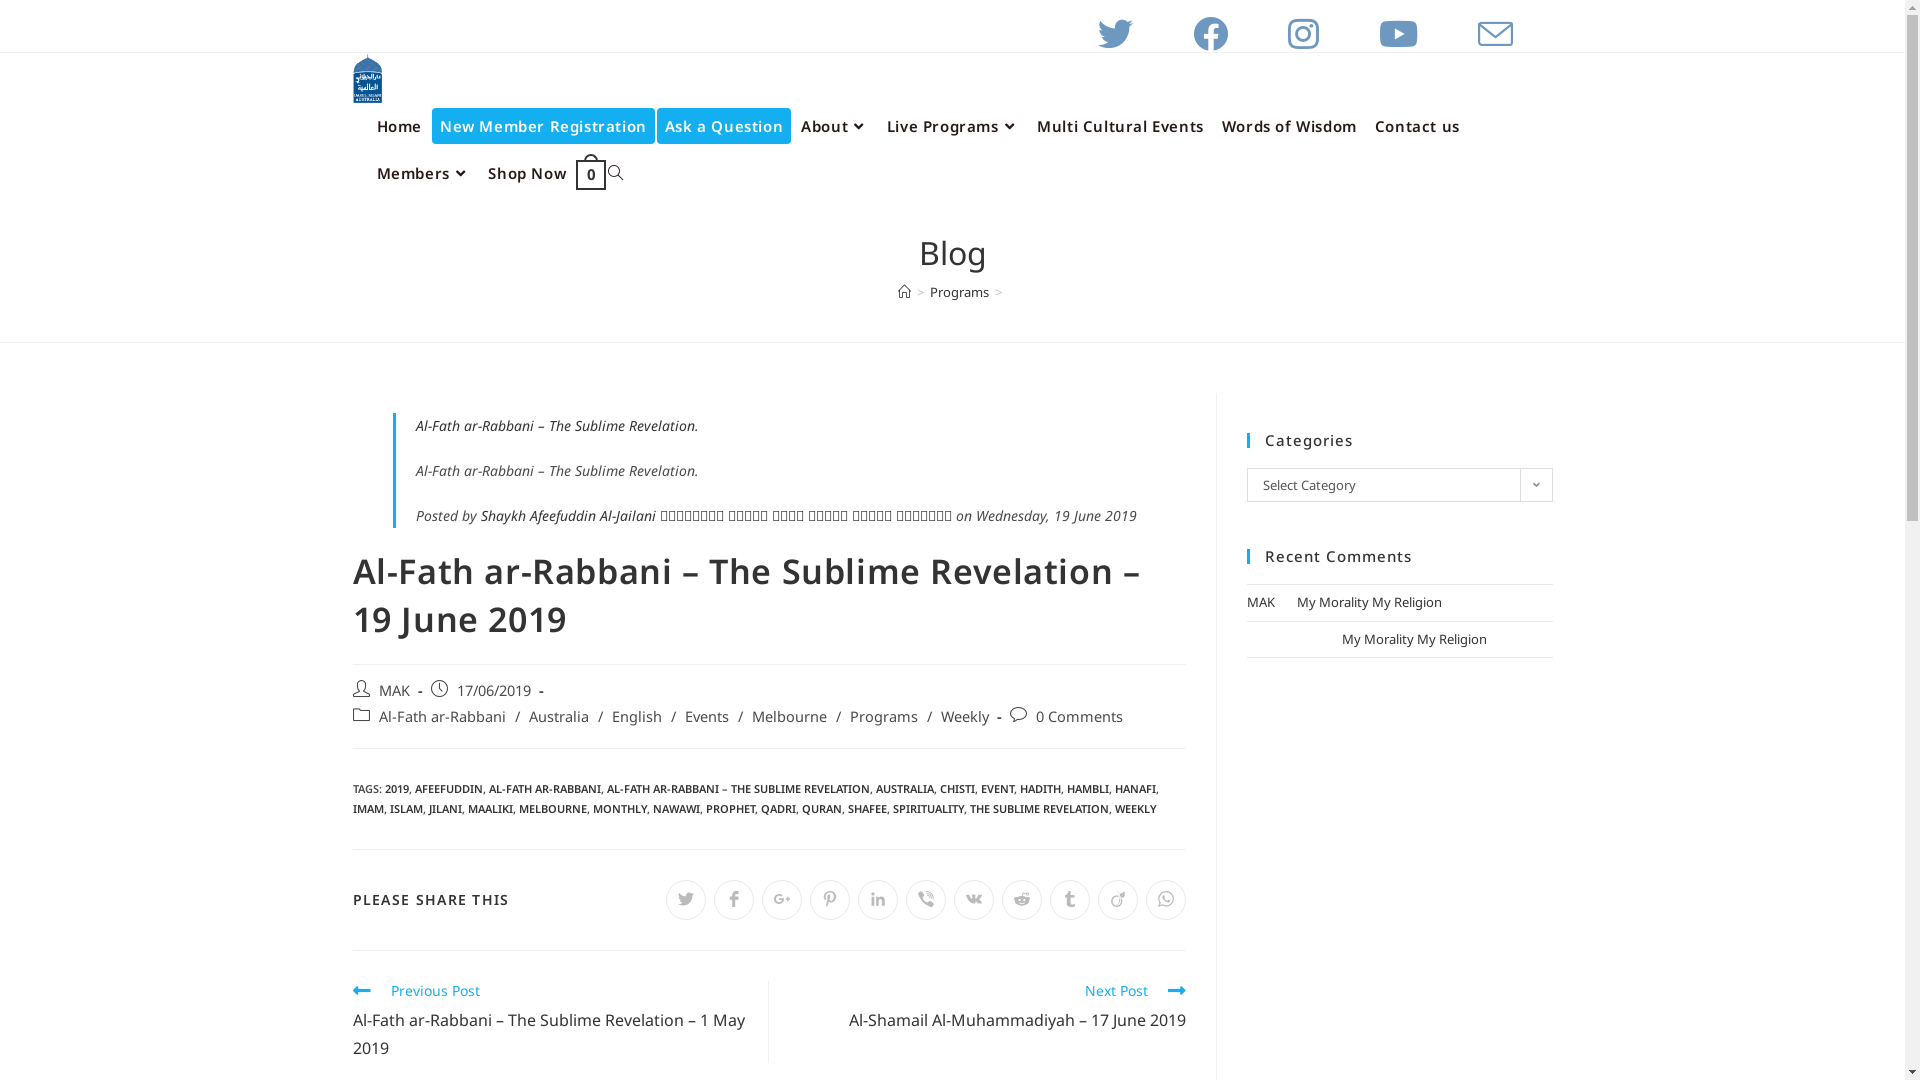 The height and width of the screenshot is (1080, 1920). I want to click on 'MELBOURNE', so click(552, 807).